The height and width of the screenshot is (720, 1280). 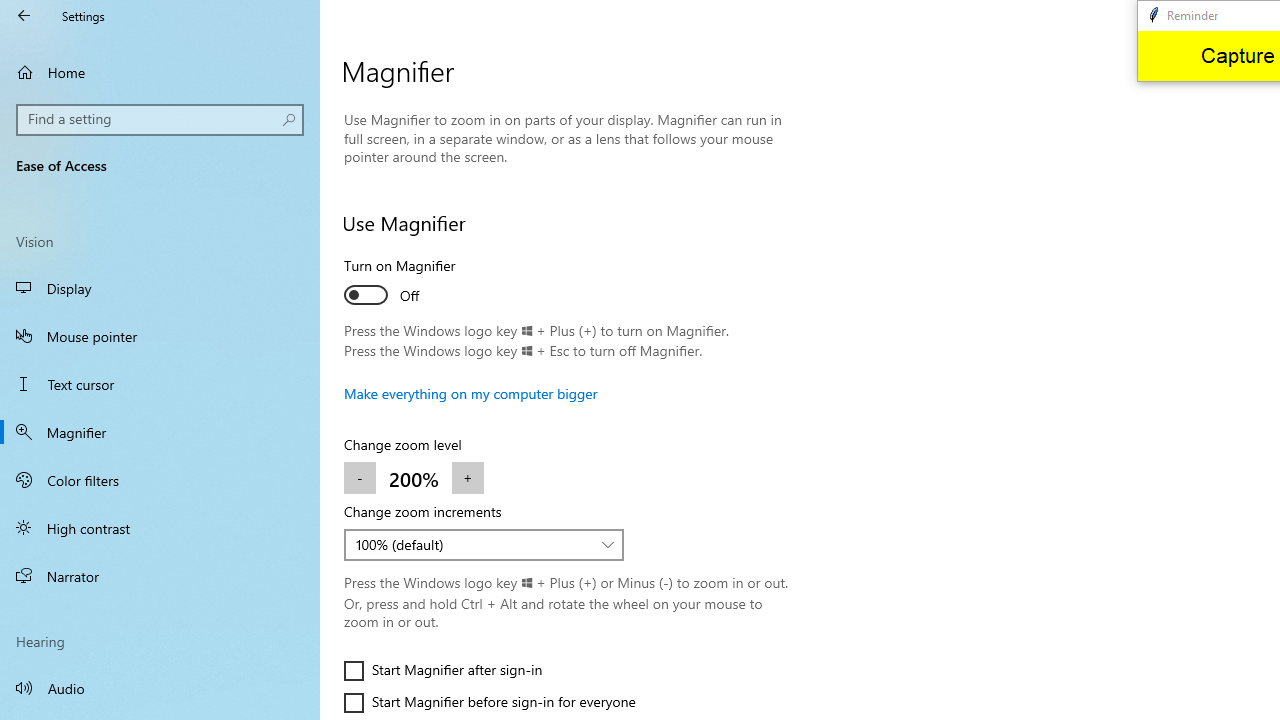 What do you see at coordinates (466, 478) in the screenshot?
I see `'Zoom in'` at bounding box center [466, 478].